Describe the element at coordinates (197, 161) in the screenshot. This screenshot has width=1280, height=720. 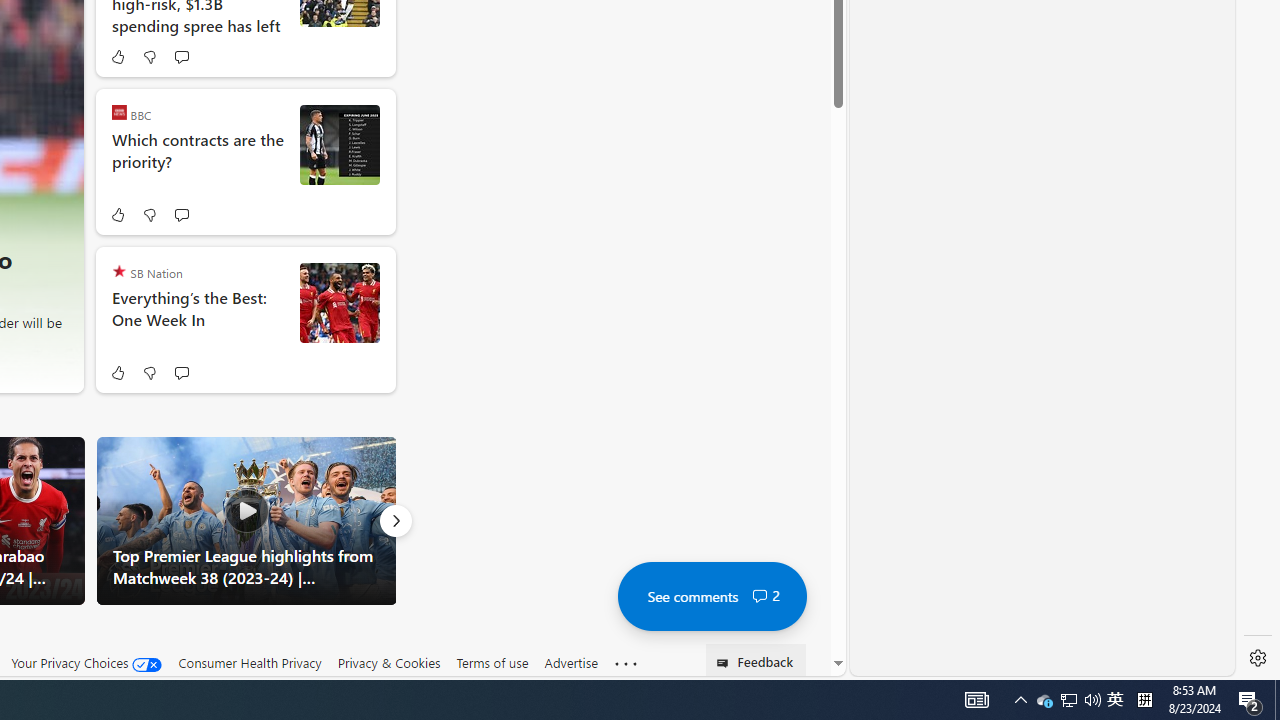
I see `'Which contracts are the priority?'` at that location.